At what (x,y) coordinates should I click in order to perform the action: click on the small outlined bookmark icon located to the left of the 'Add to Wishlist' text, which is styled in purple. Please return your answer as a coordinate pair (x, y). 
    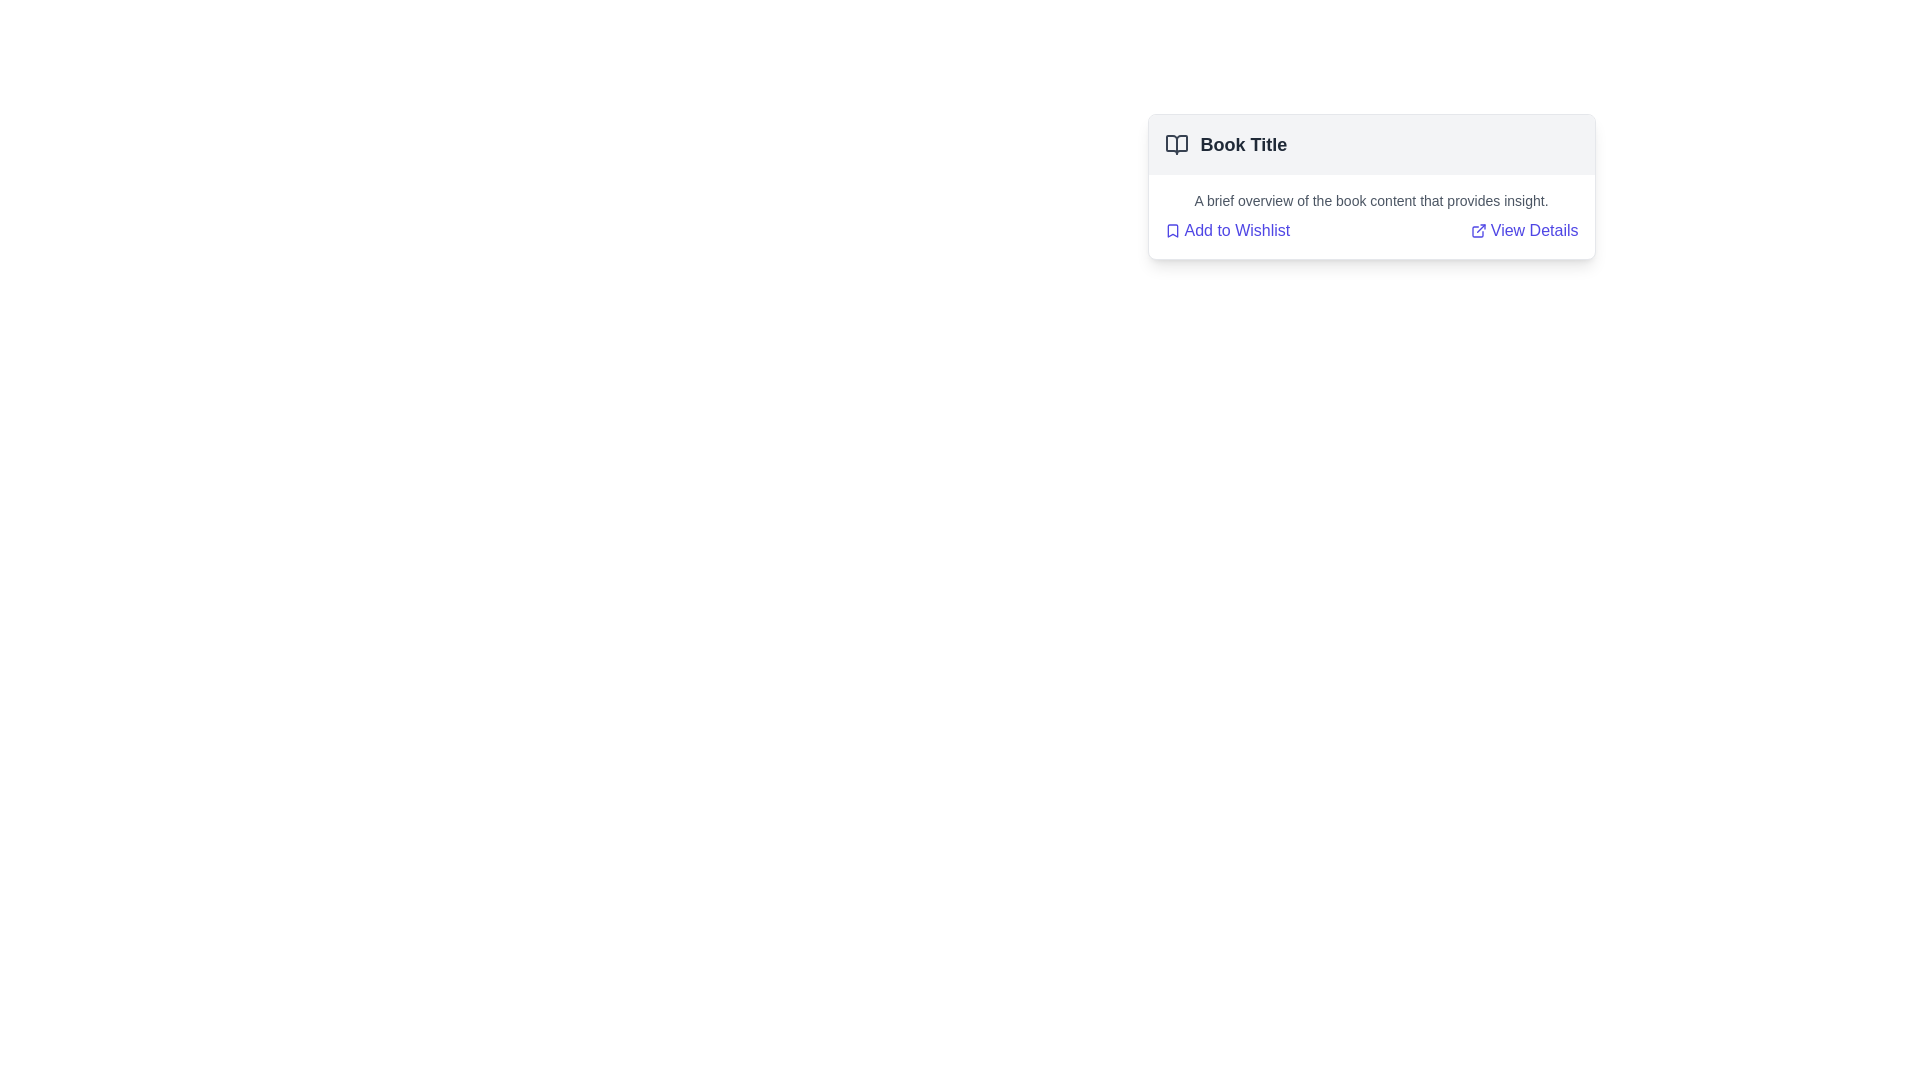
    Looking at the image, I should click on (1172, 230).